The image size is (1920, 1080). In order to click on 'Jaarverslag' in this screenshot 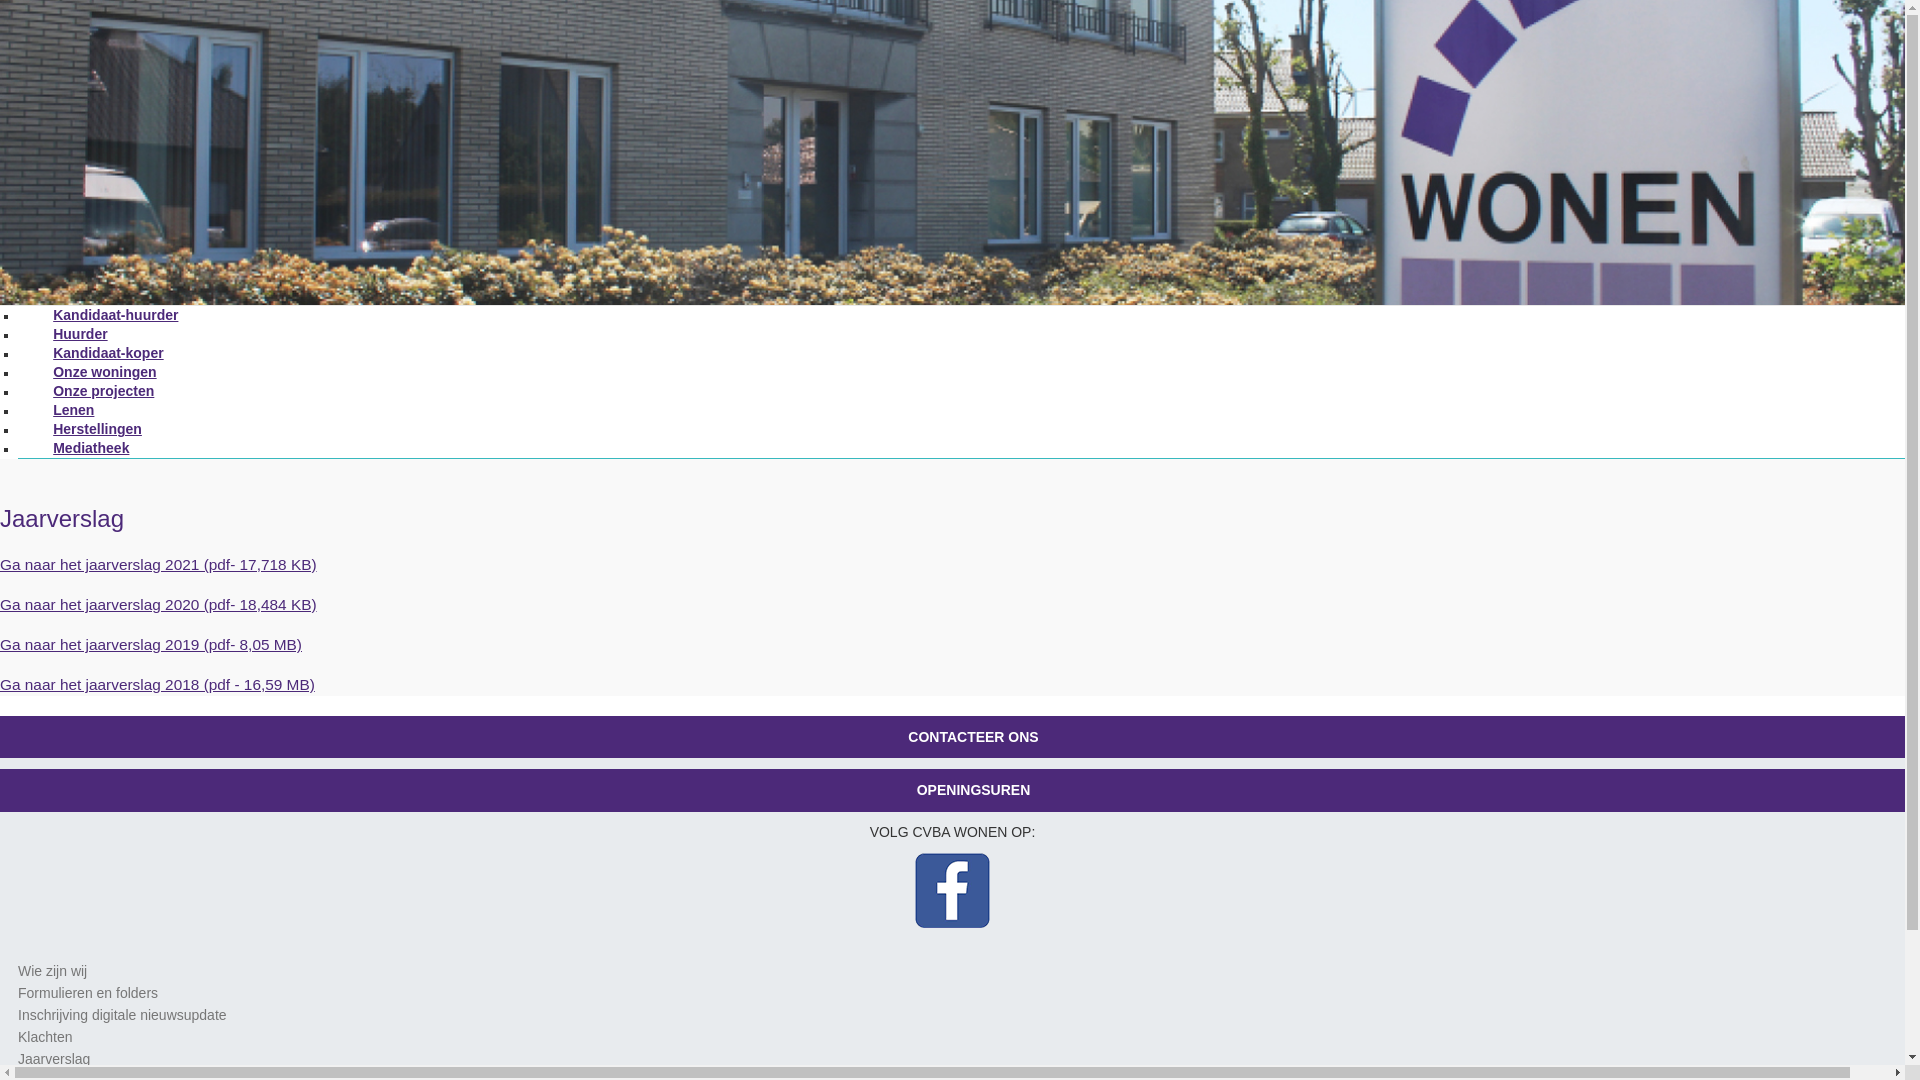, I will do `click(53, 1058)`.